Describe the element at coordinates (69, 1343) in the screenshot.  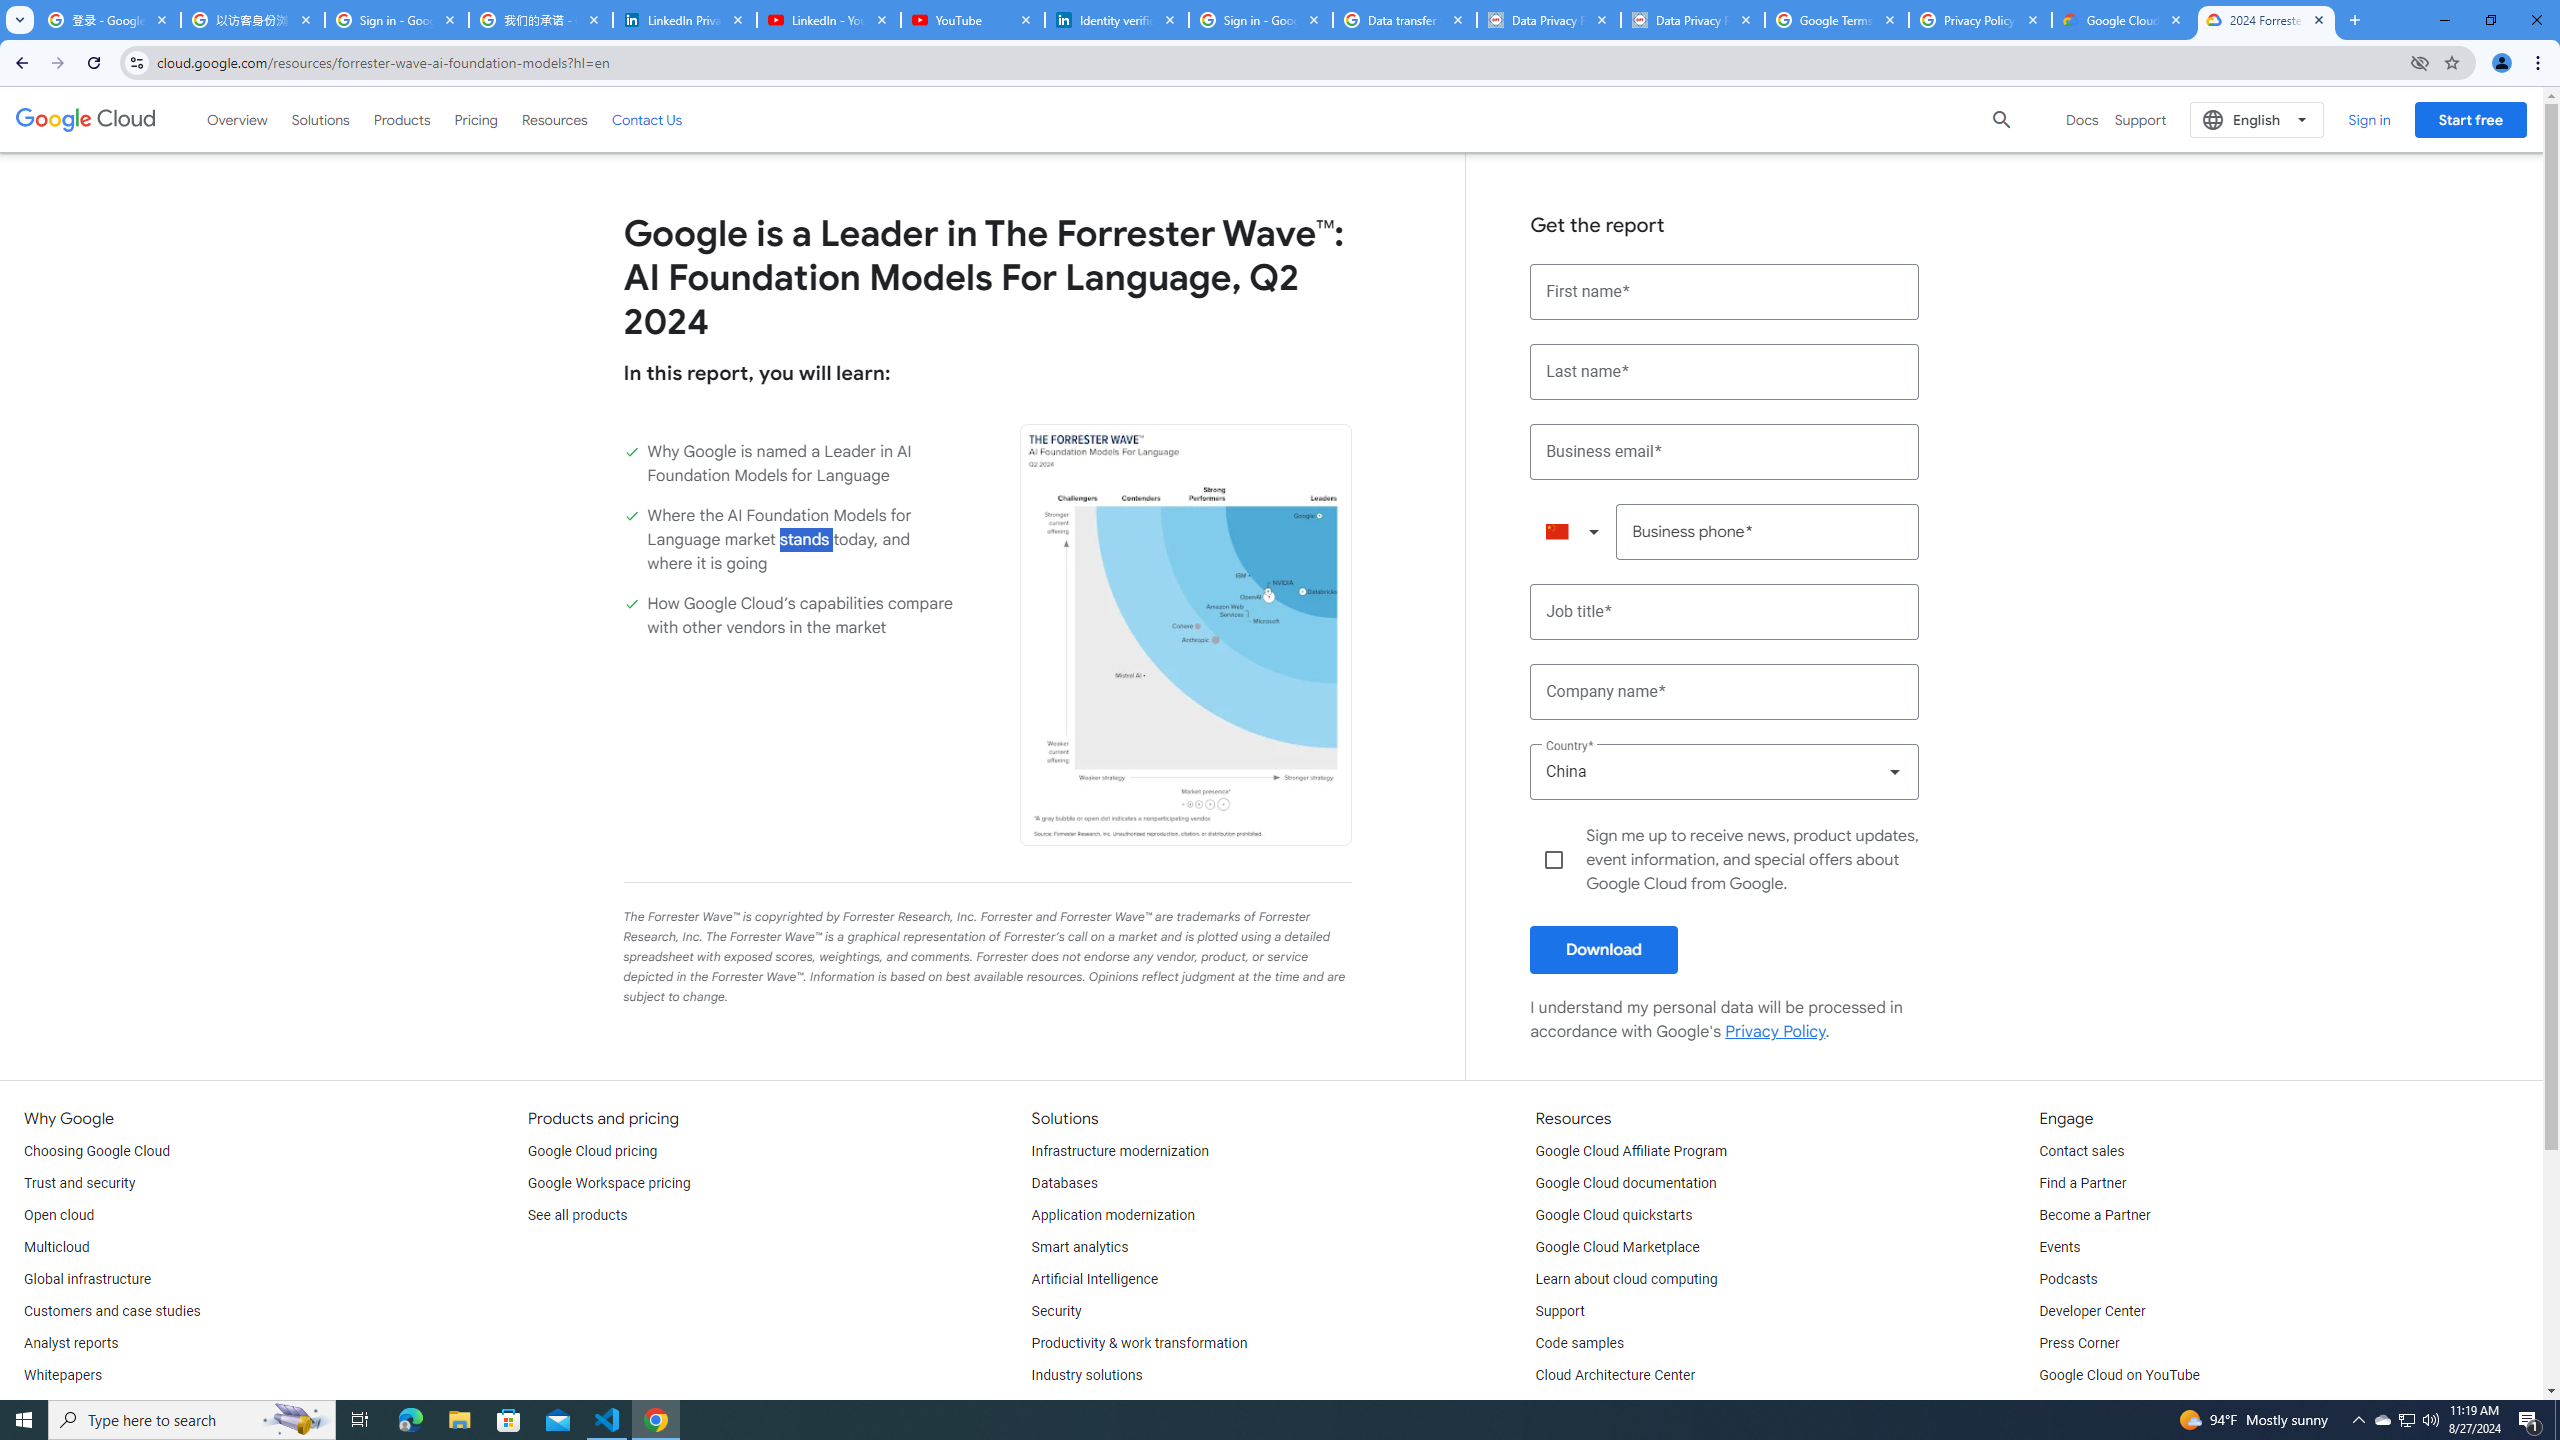
I see `'Analyst reports'` at that location.